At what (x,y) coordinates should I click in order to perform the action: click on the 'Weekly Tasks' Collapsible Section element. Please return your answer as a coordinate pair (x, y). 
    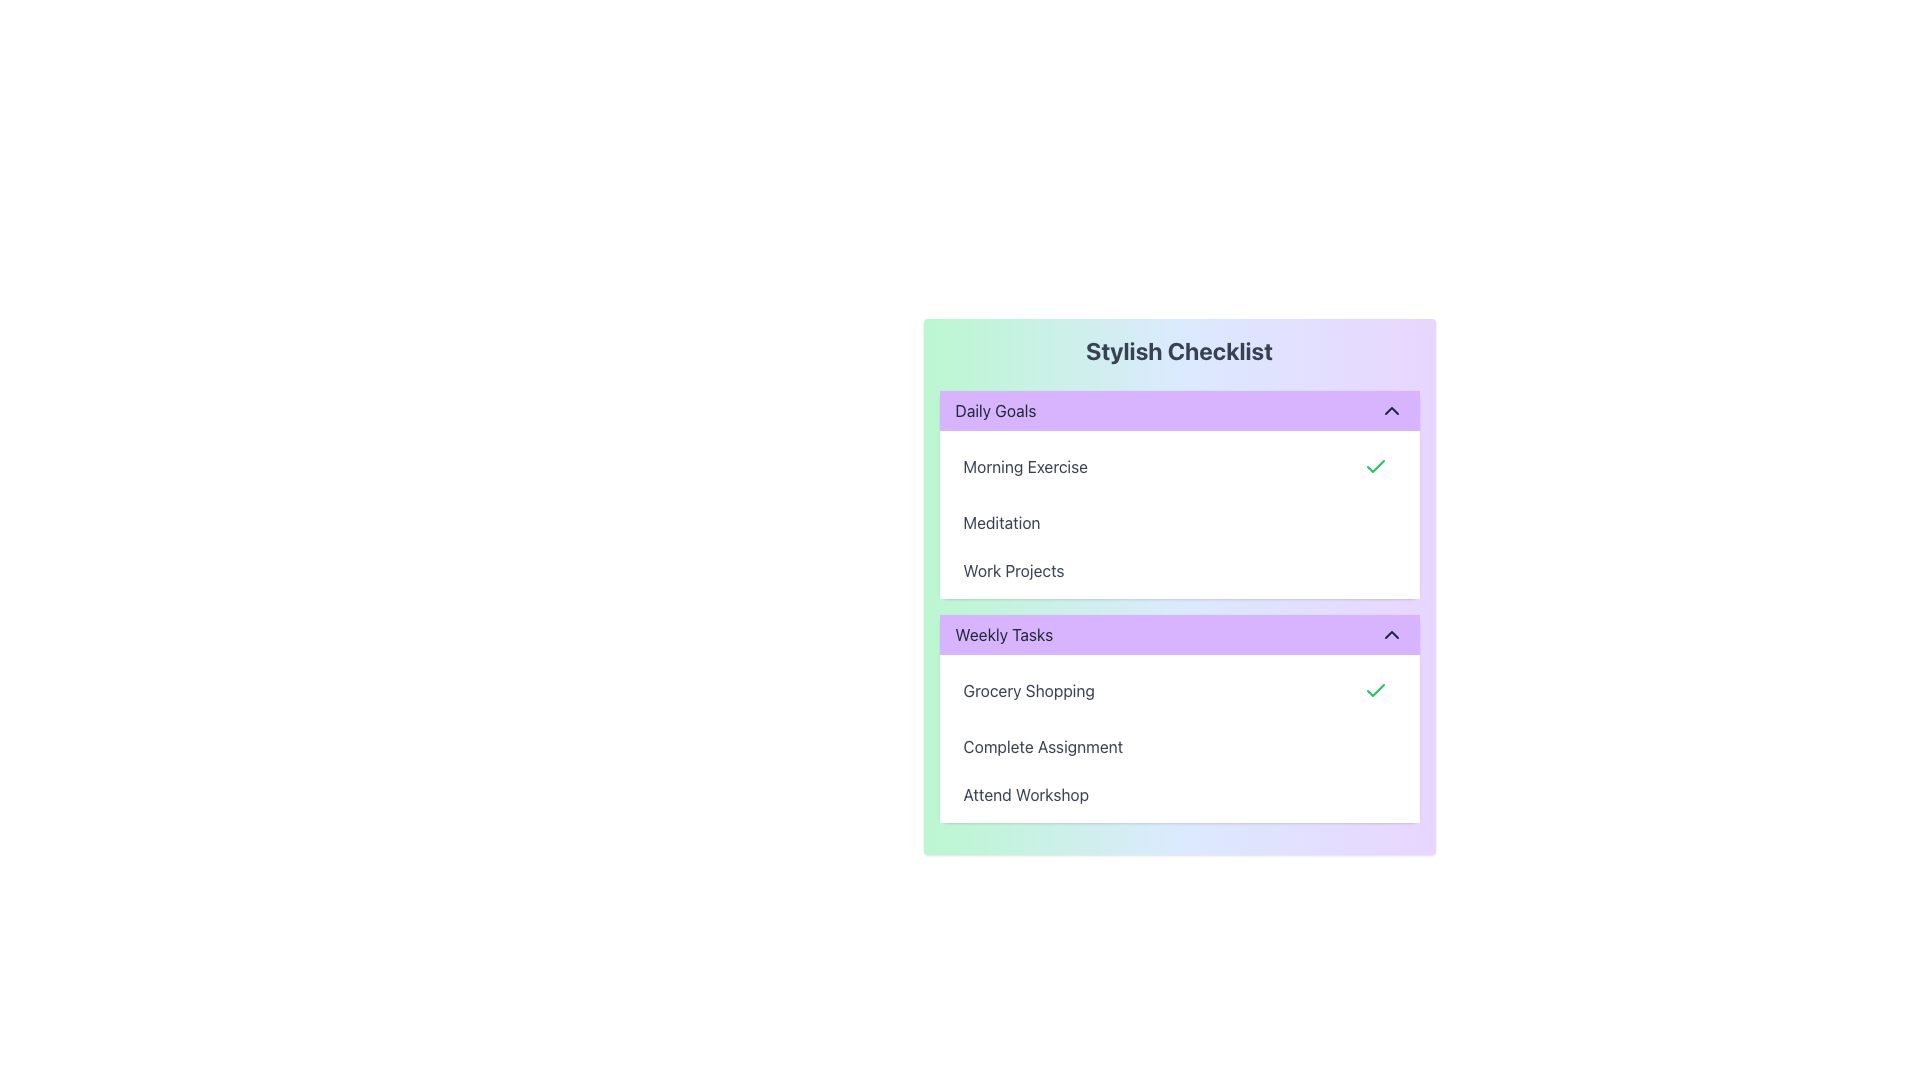
    Looking at the image, I should click on (1179, 605).